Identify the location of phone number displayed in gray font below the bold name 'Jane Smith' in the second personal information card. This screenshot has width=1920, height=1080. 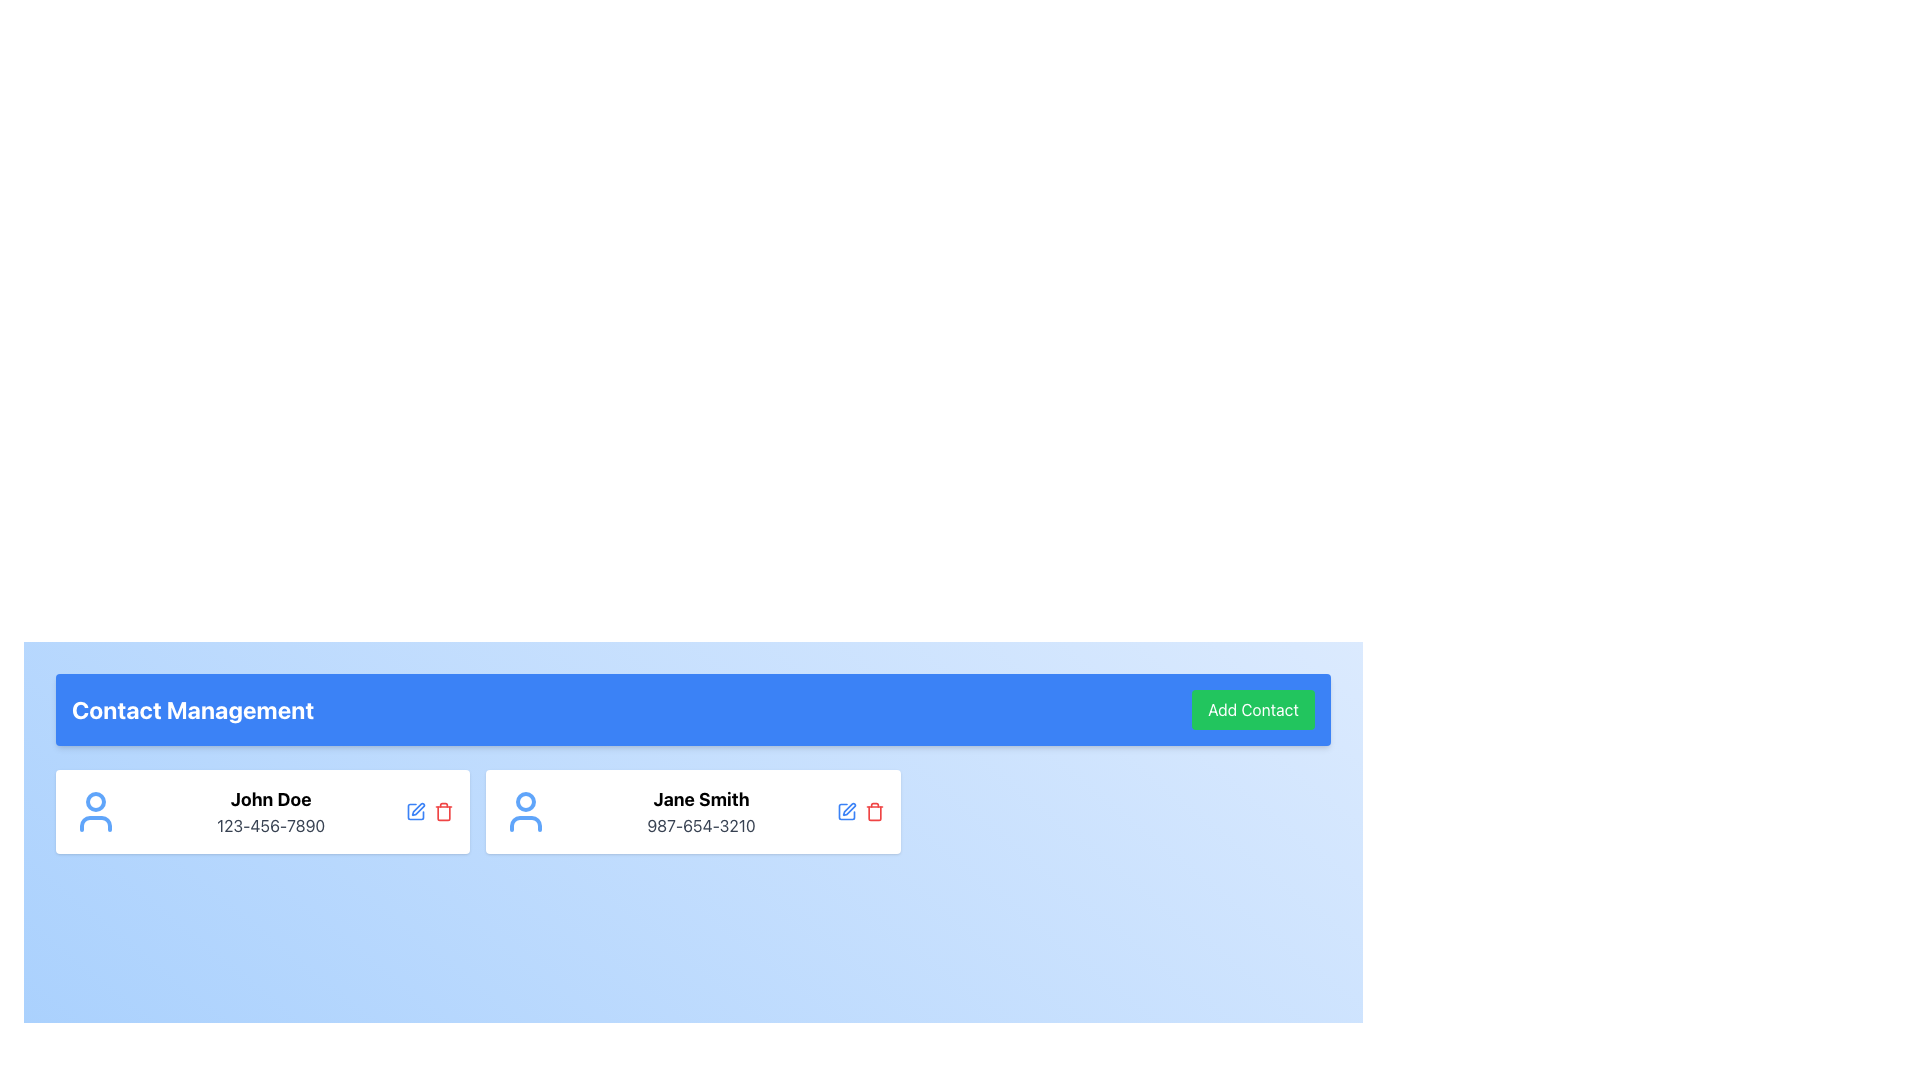
(701, 825).